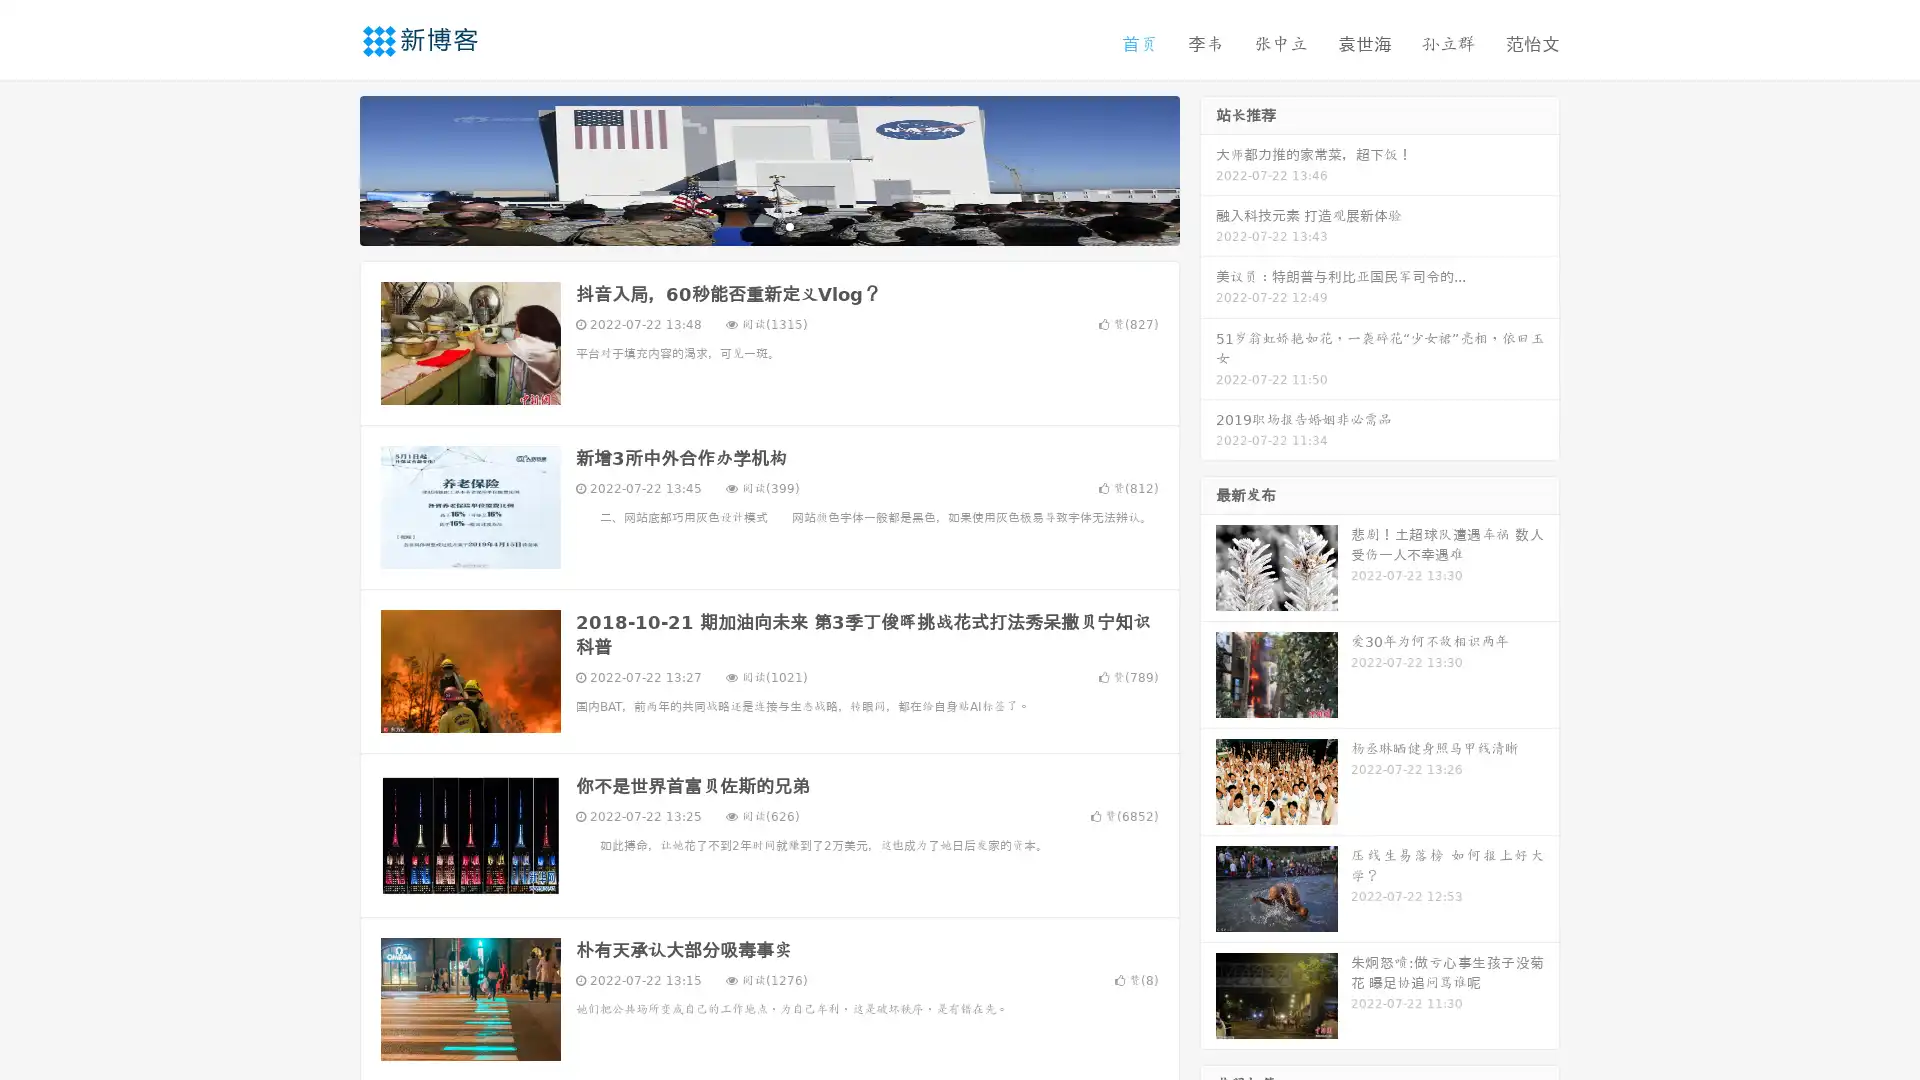 The image size is (1920, 1080). Describe the element at coordinates (789, 225) in the screenshot. I see `Go to slide 3` at that location.